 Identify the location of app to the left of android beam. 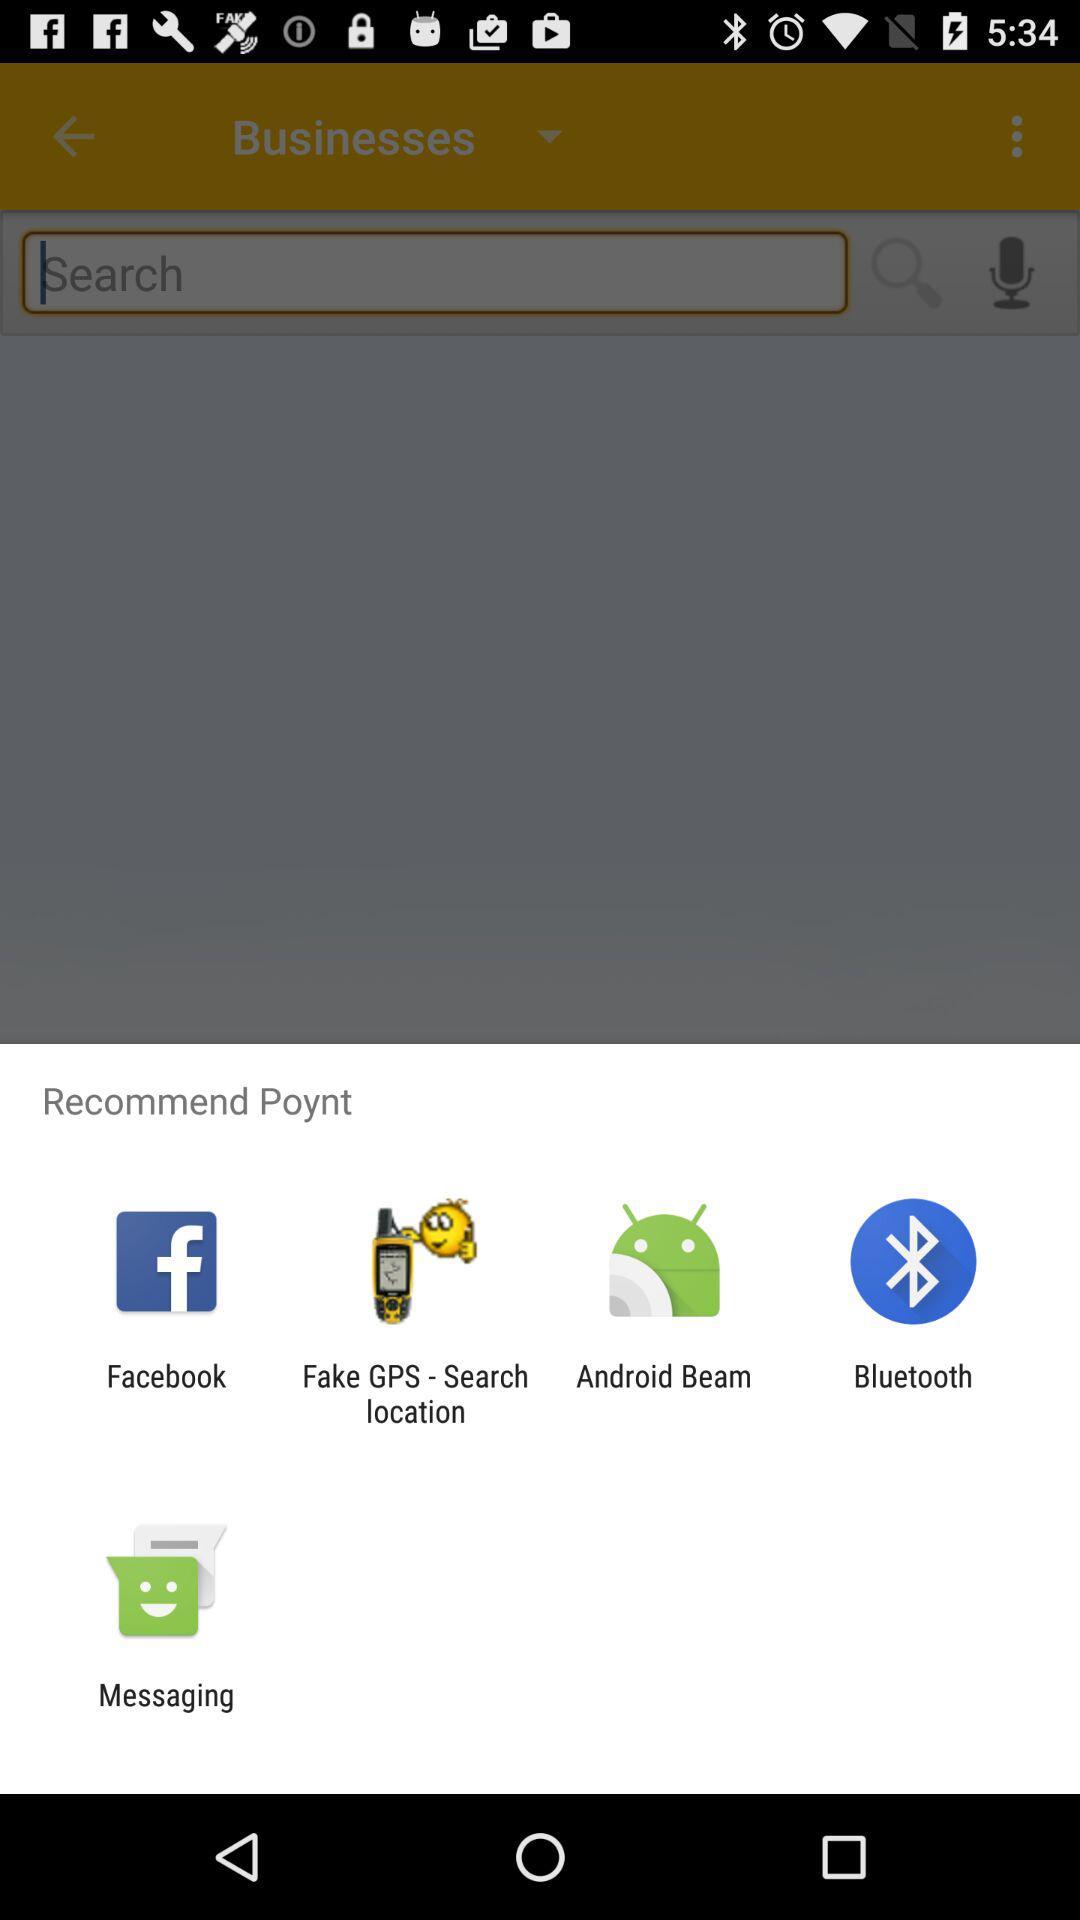
(414, 1392).